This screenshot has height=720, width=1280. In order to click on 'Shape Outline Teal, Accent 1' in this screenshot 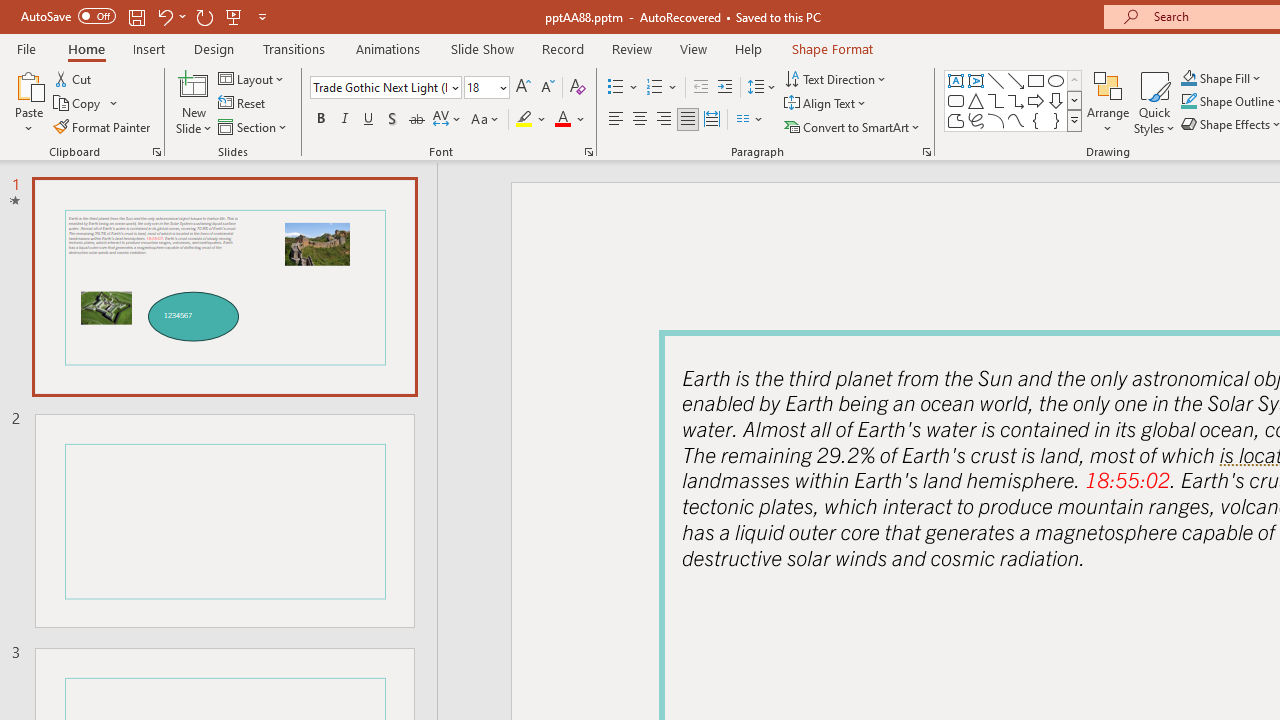, I will do `click(1189, 101)`.